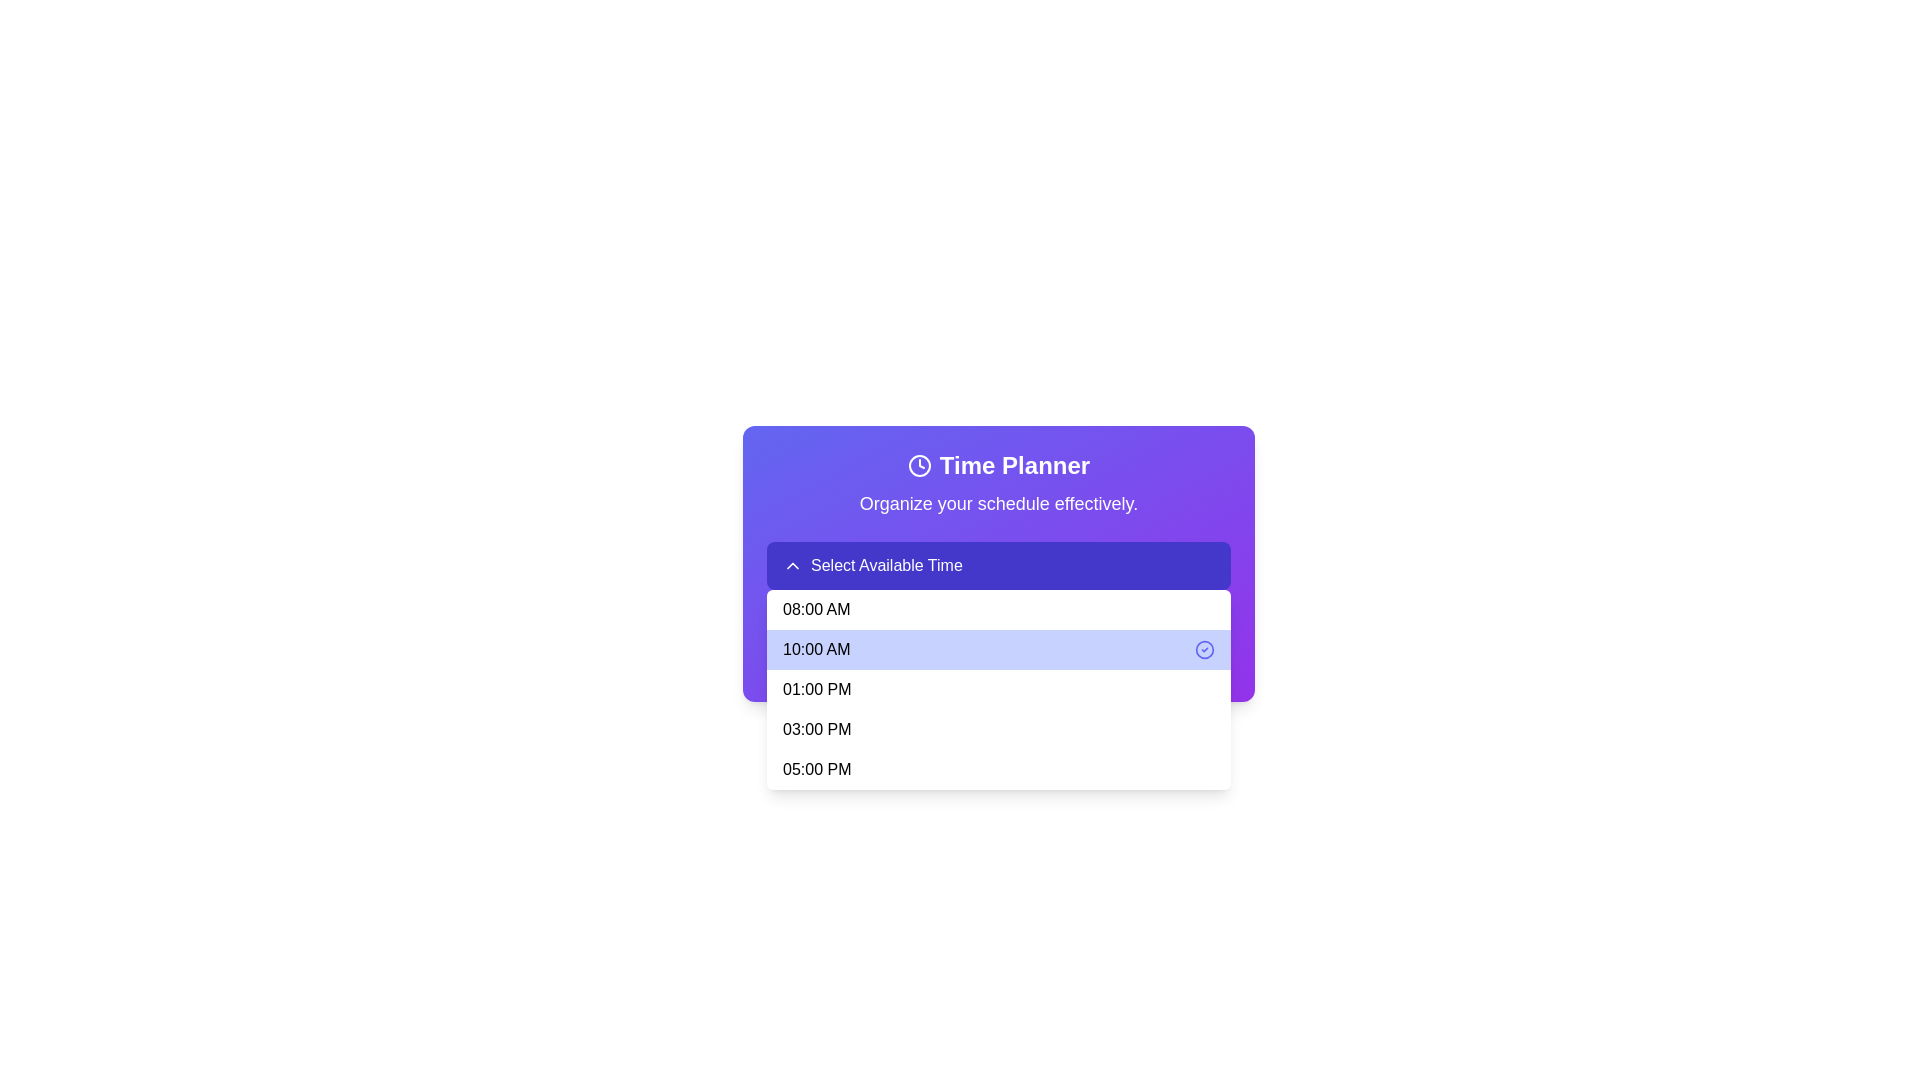 The image size is (1920, 1080). I want to click on the third option in the dropdown menu containing time selections, which is currently highlighted with a light blue background, so click(998, 689).